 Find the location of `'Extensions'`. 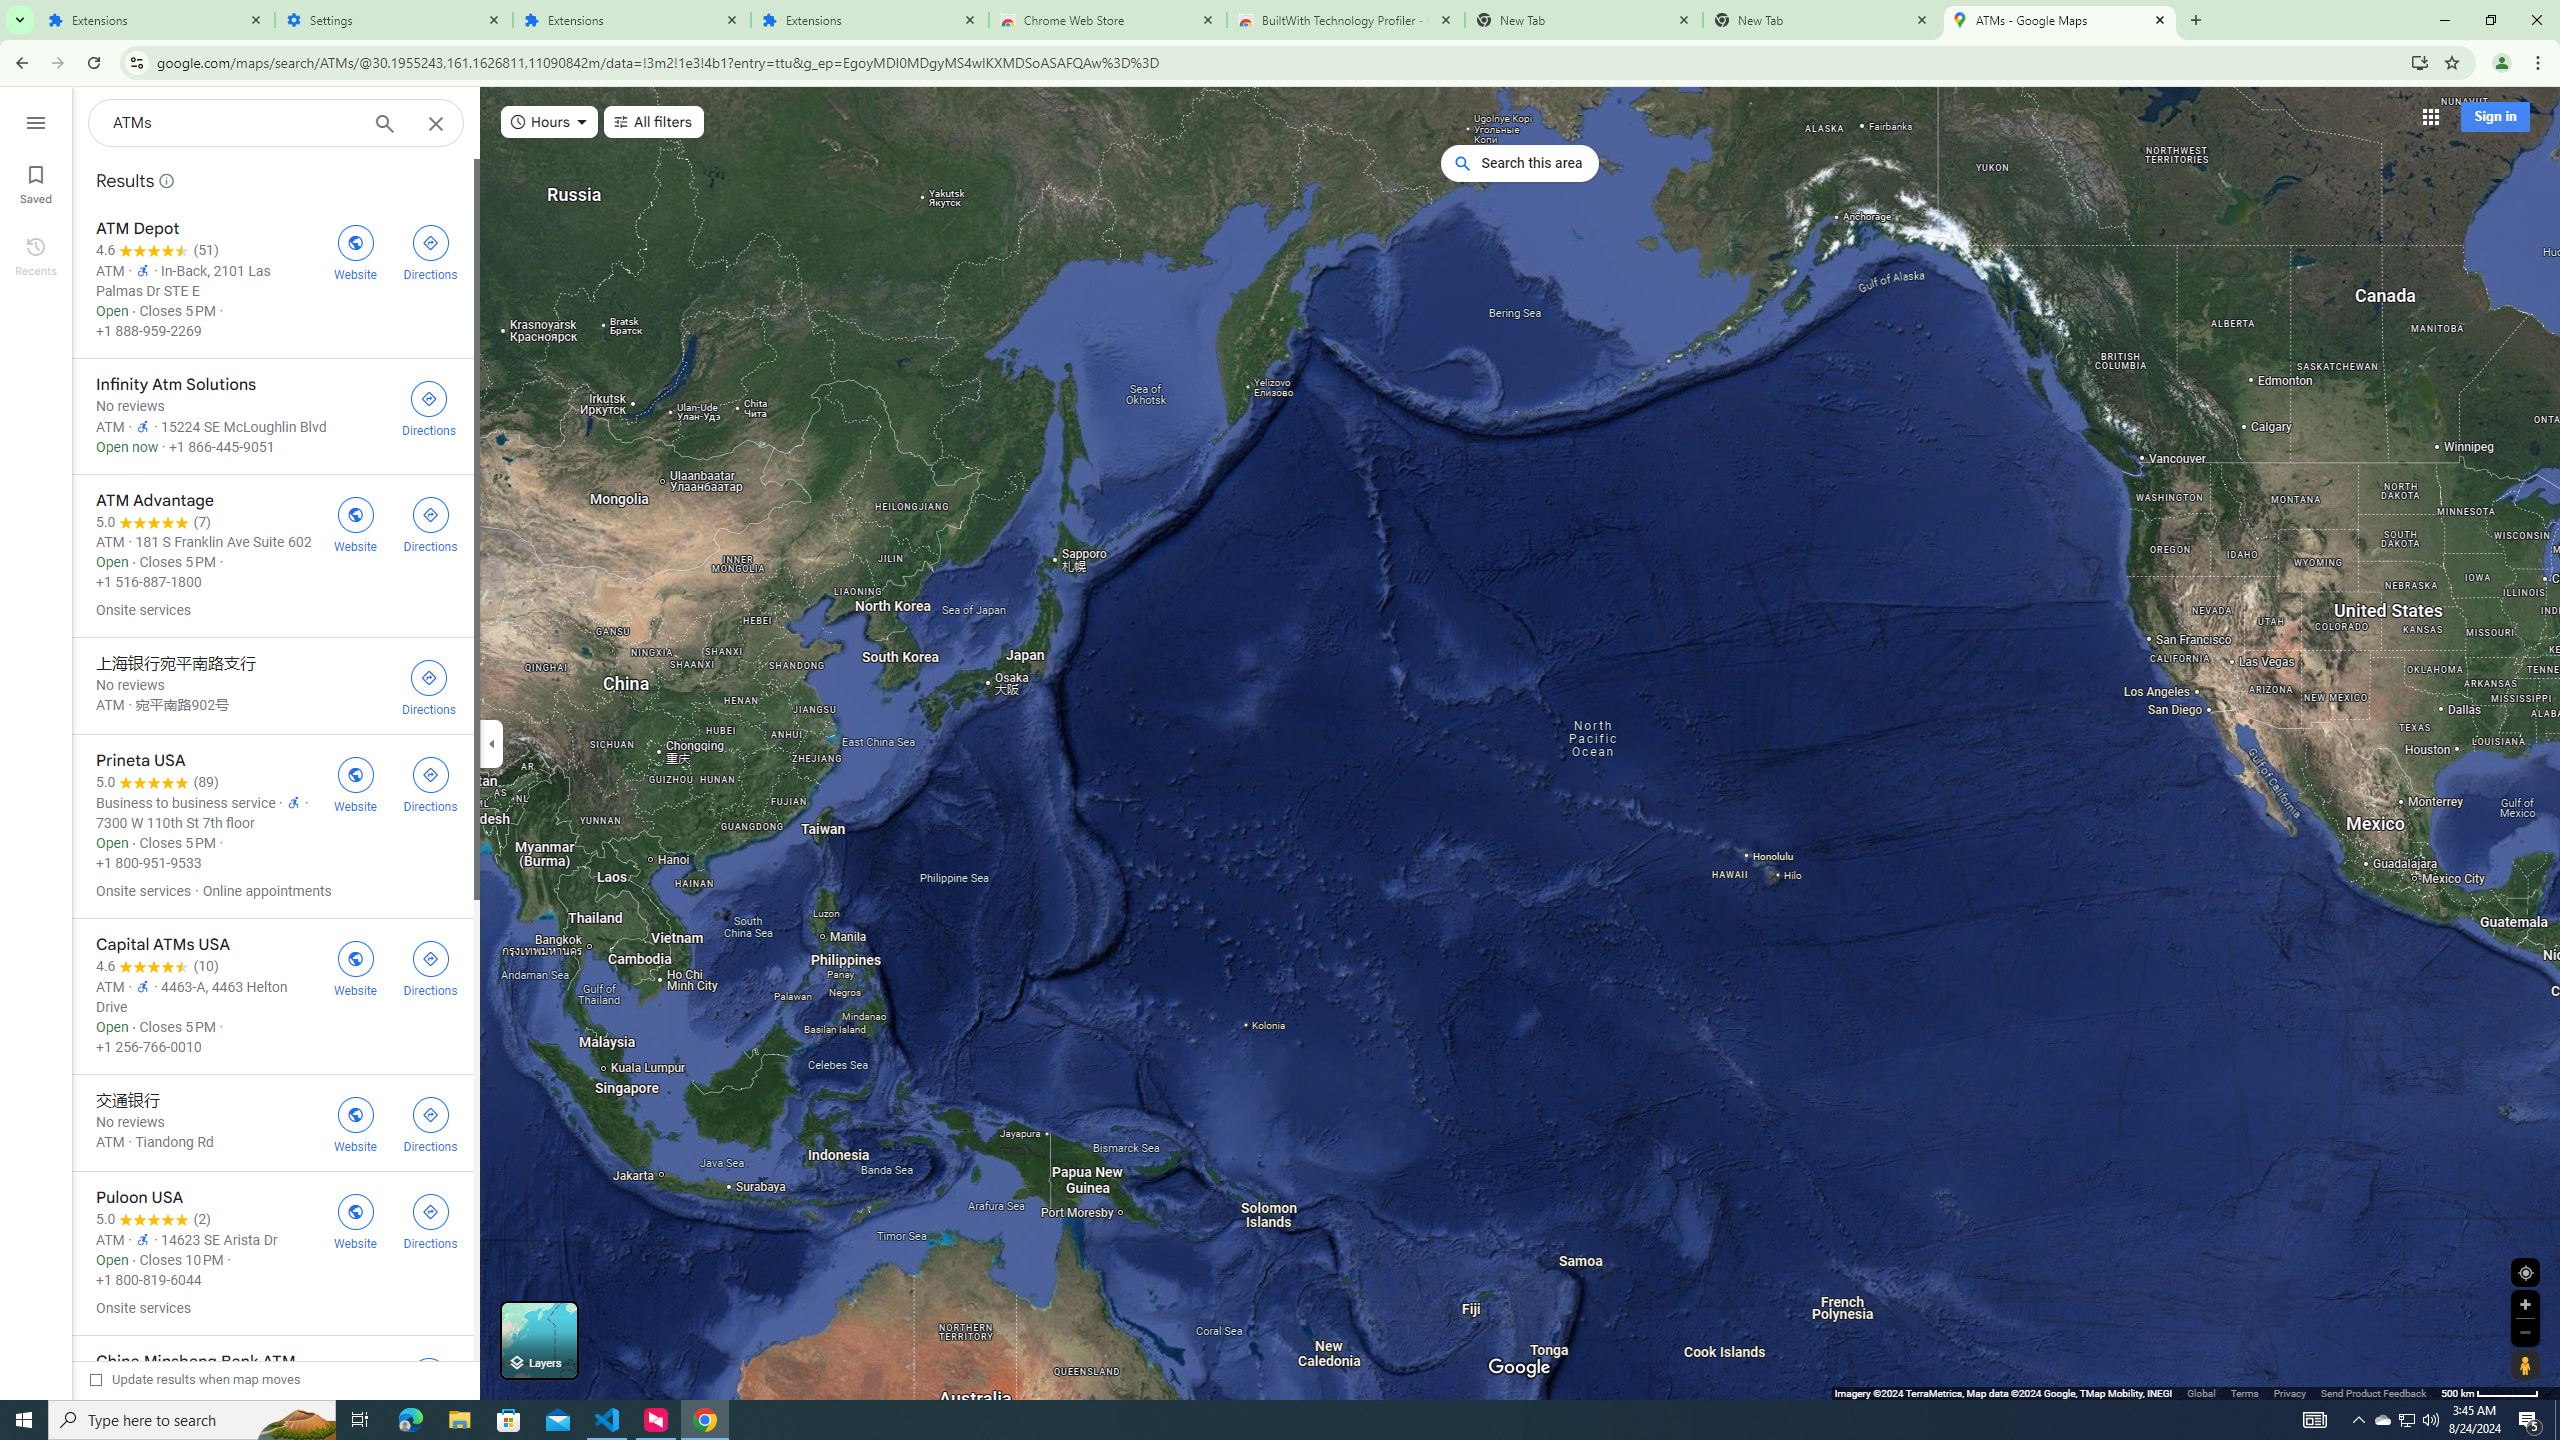

'Extensions' is located at coordinates (631, 19).